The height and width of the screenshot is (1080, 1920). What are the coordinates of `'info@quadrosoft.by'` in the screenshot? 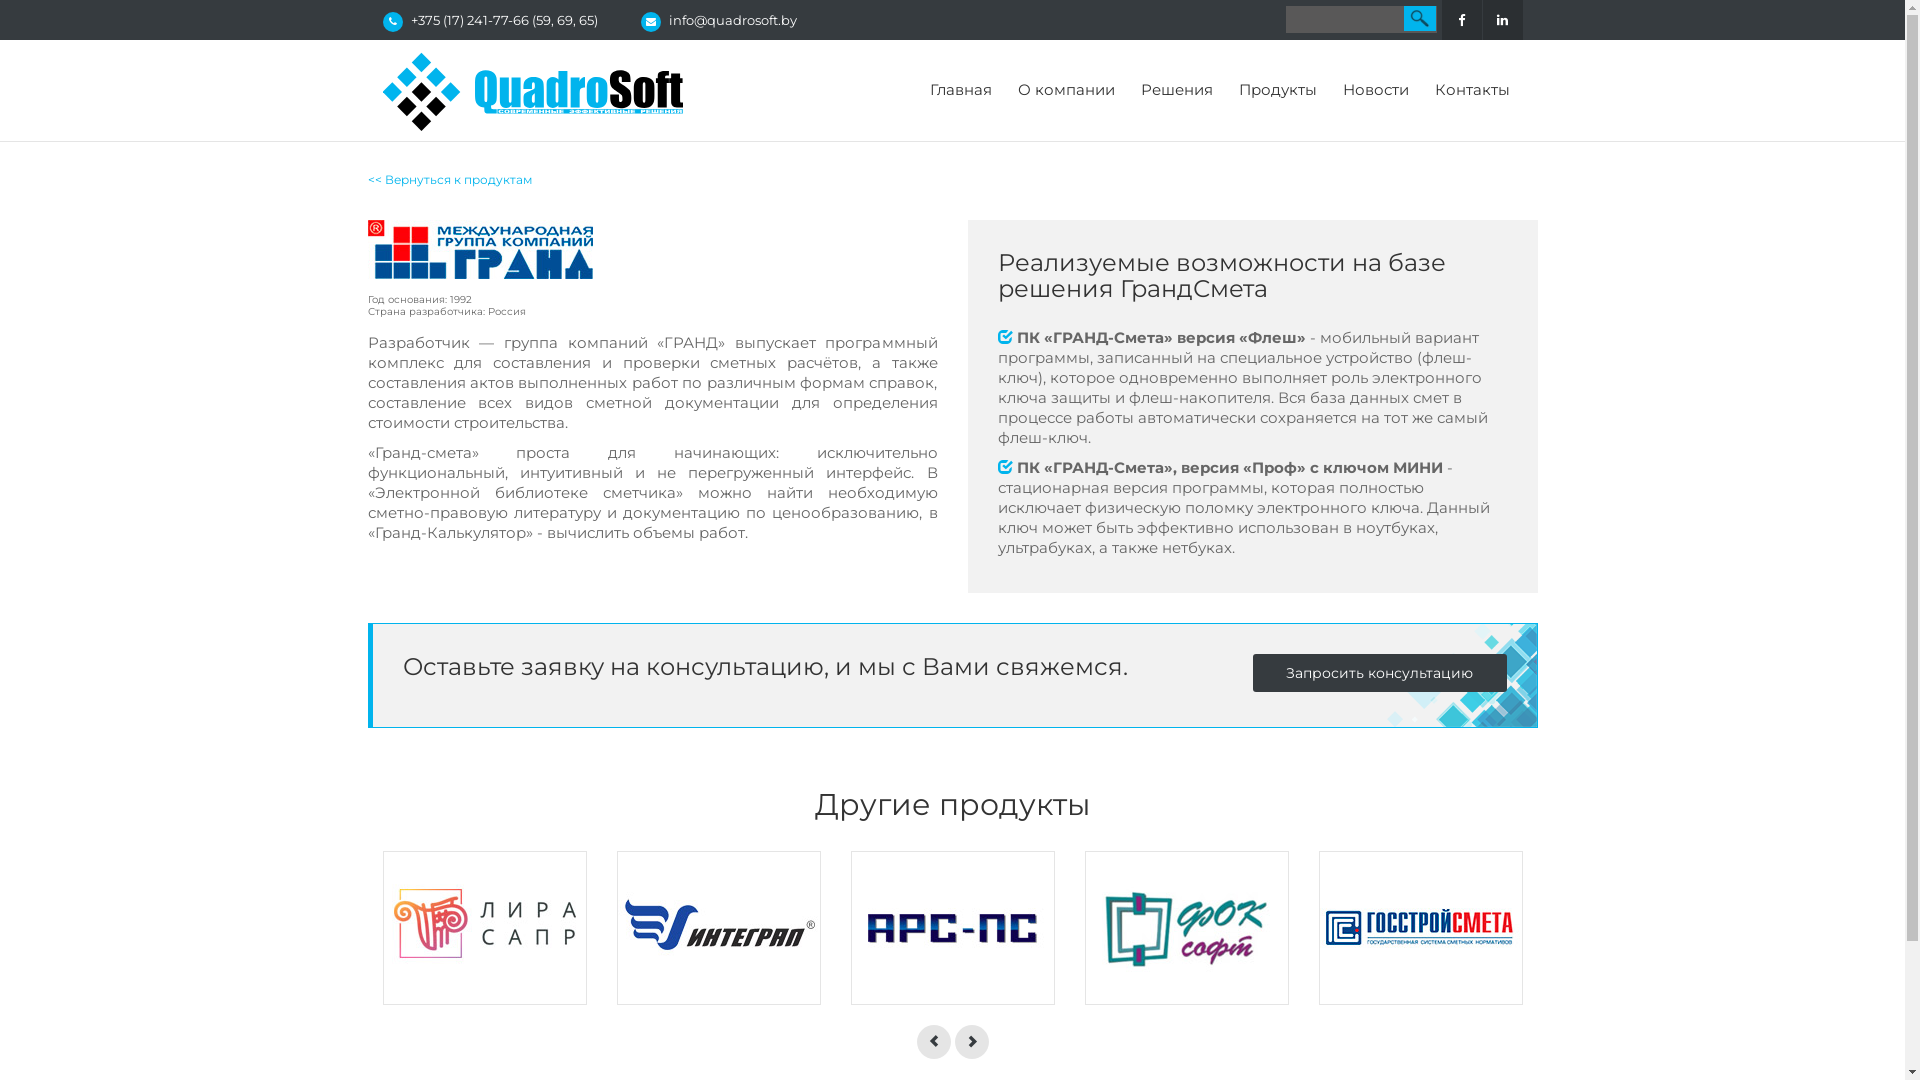 It's located at (730, 19).